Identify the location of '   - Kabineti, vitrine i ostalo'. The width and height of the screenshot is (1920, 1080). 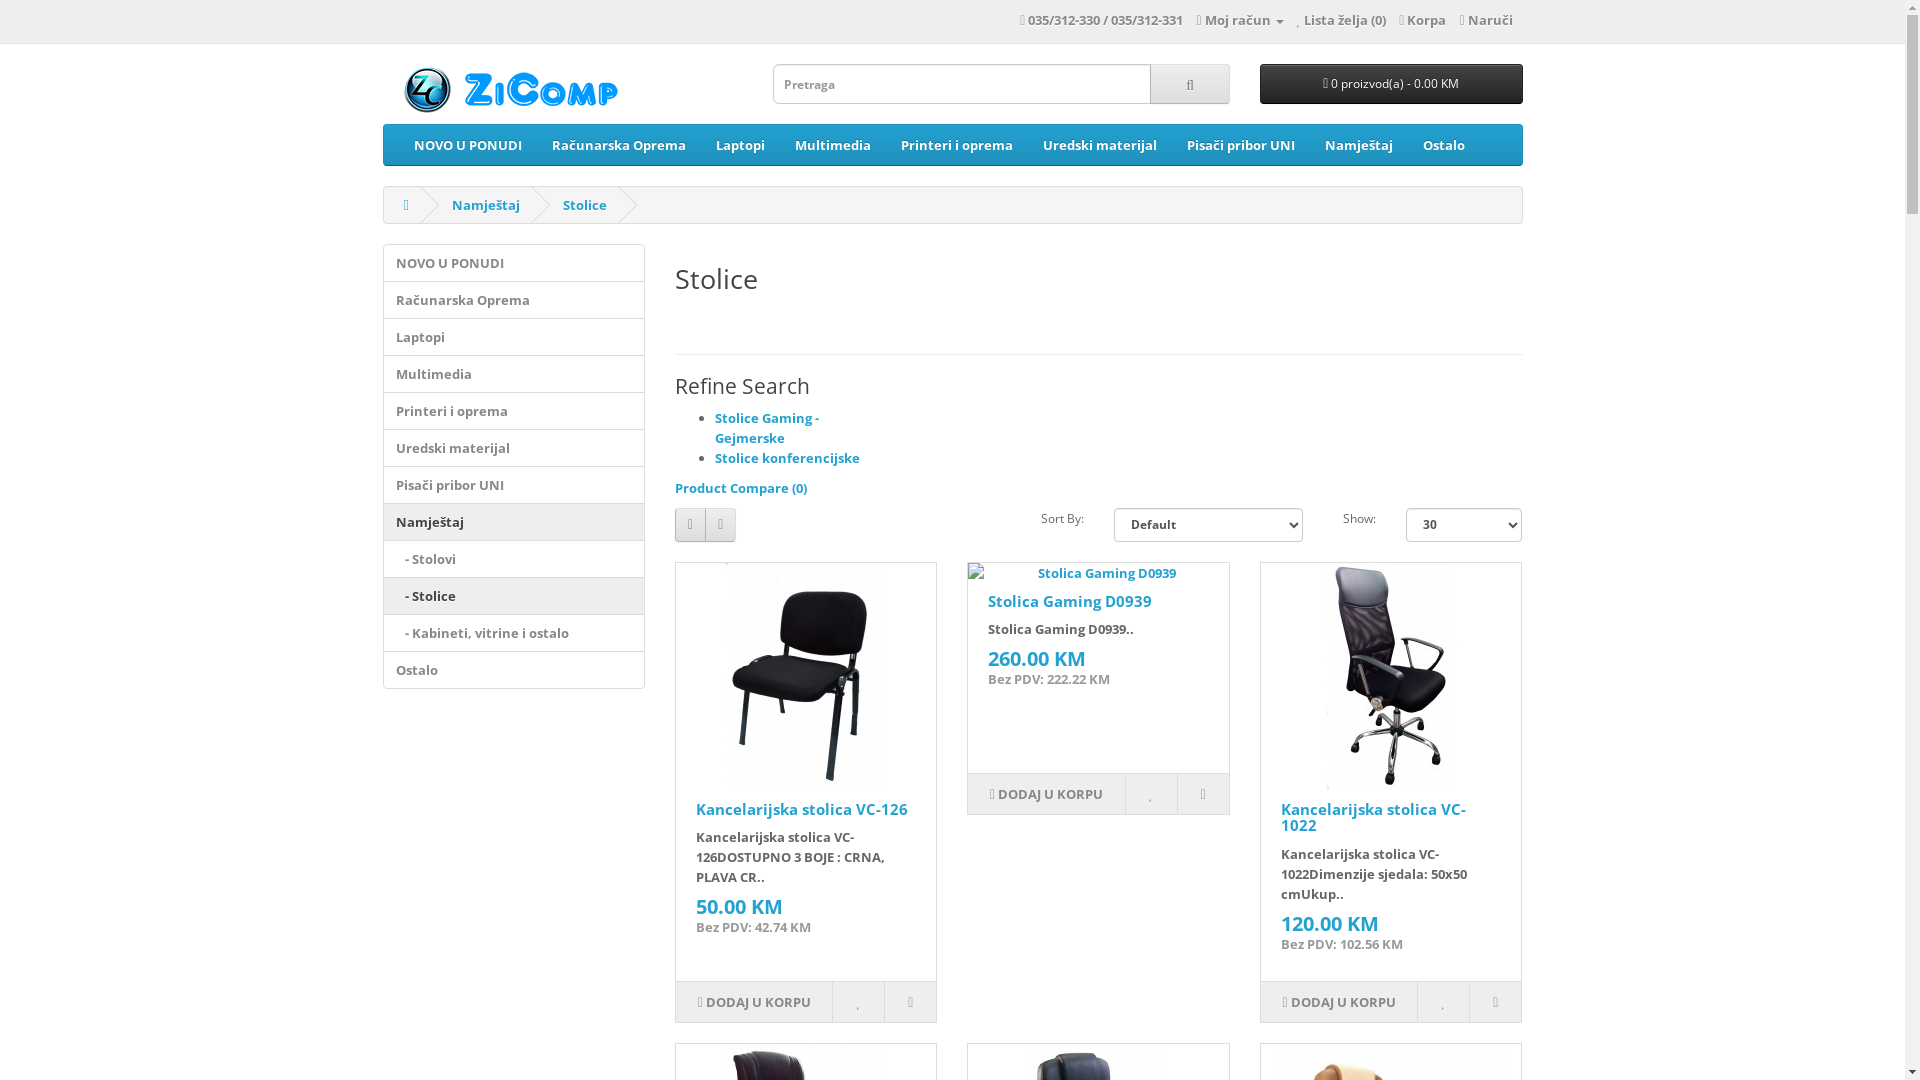
(382, 632).